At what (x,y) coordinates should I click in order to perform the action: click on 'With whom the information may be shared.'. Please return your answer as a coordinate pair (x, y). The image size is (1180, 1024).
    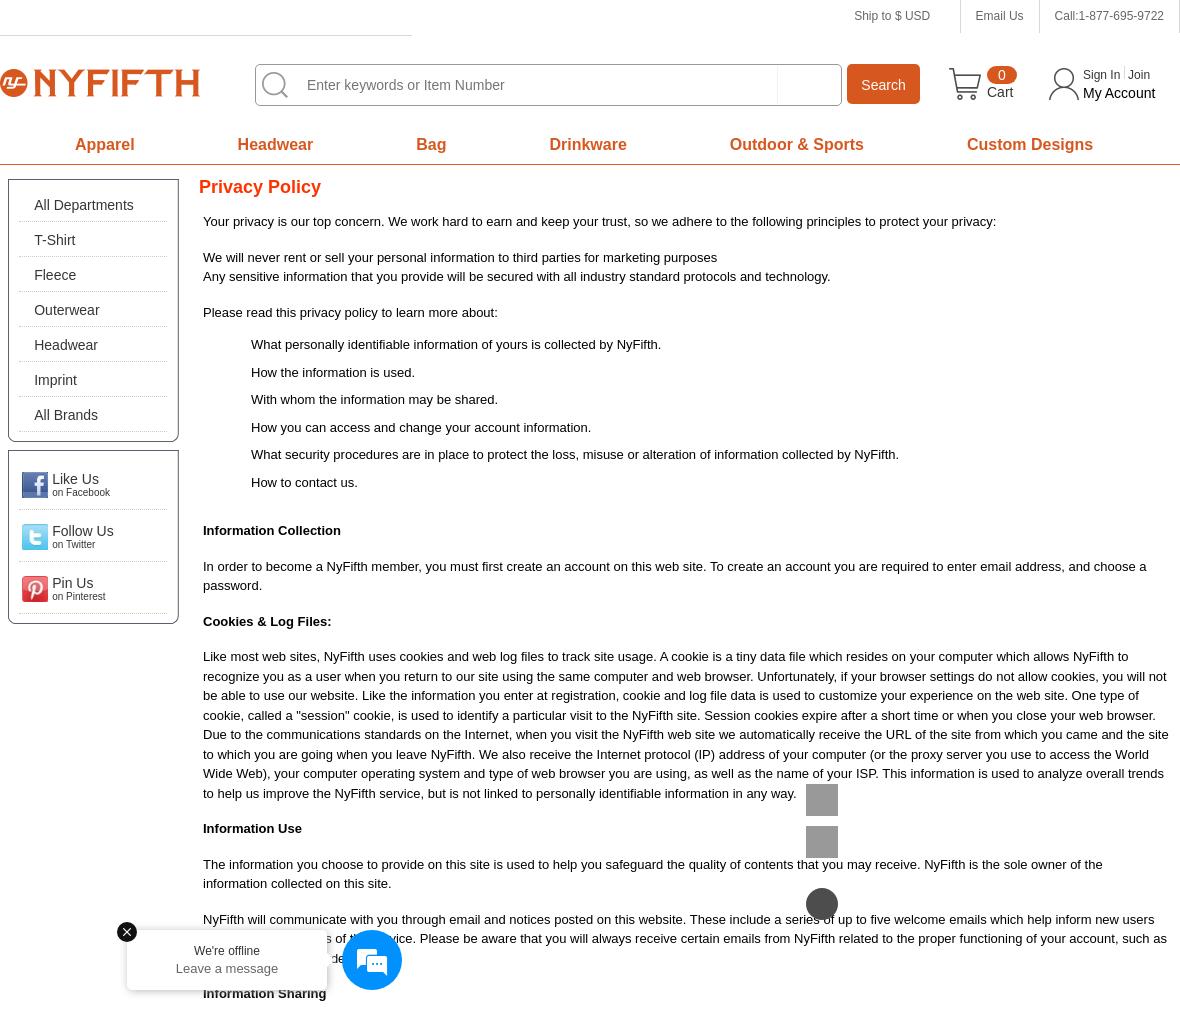
    Looking at the image, I should click on (373, 398).